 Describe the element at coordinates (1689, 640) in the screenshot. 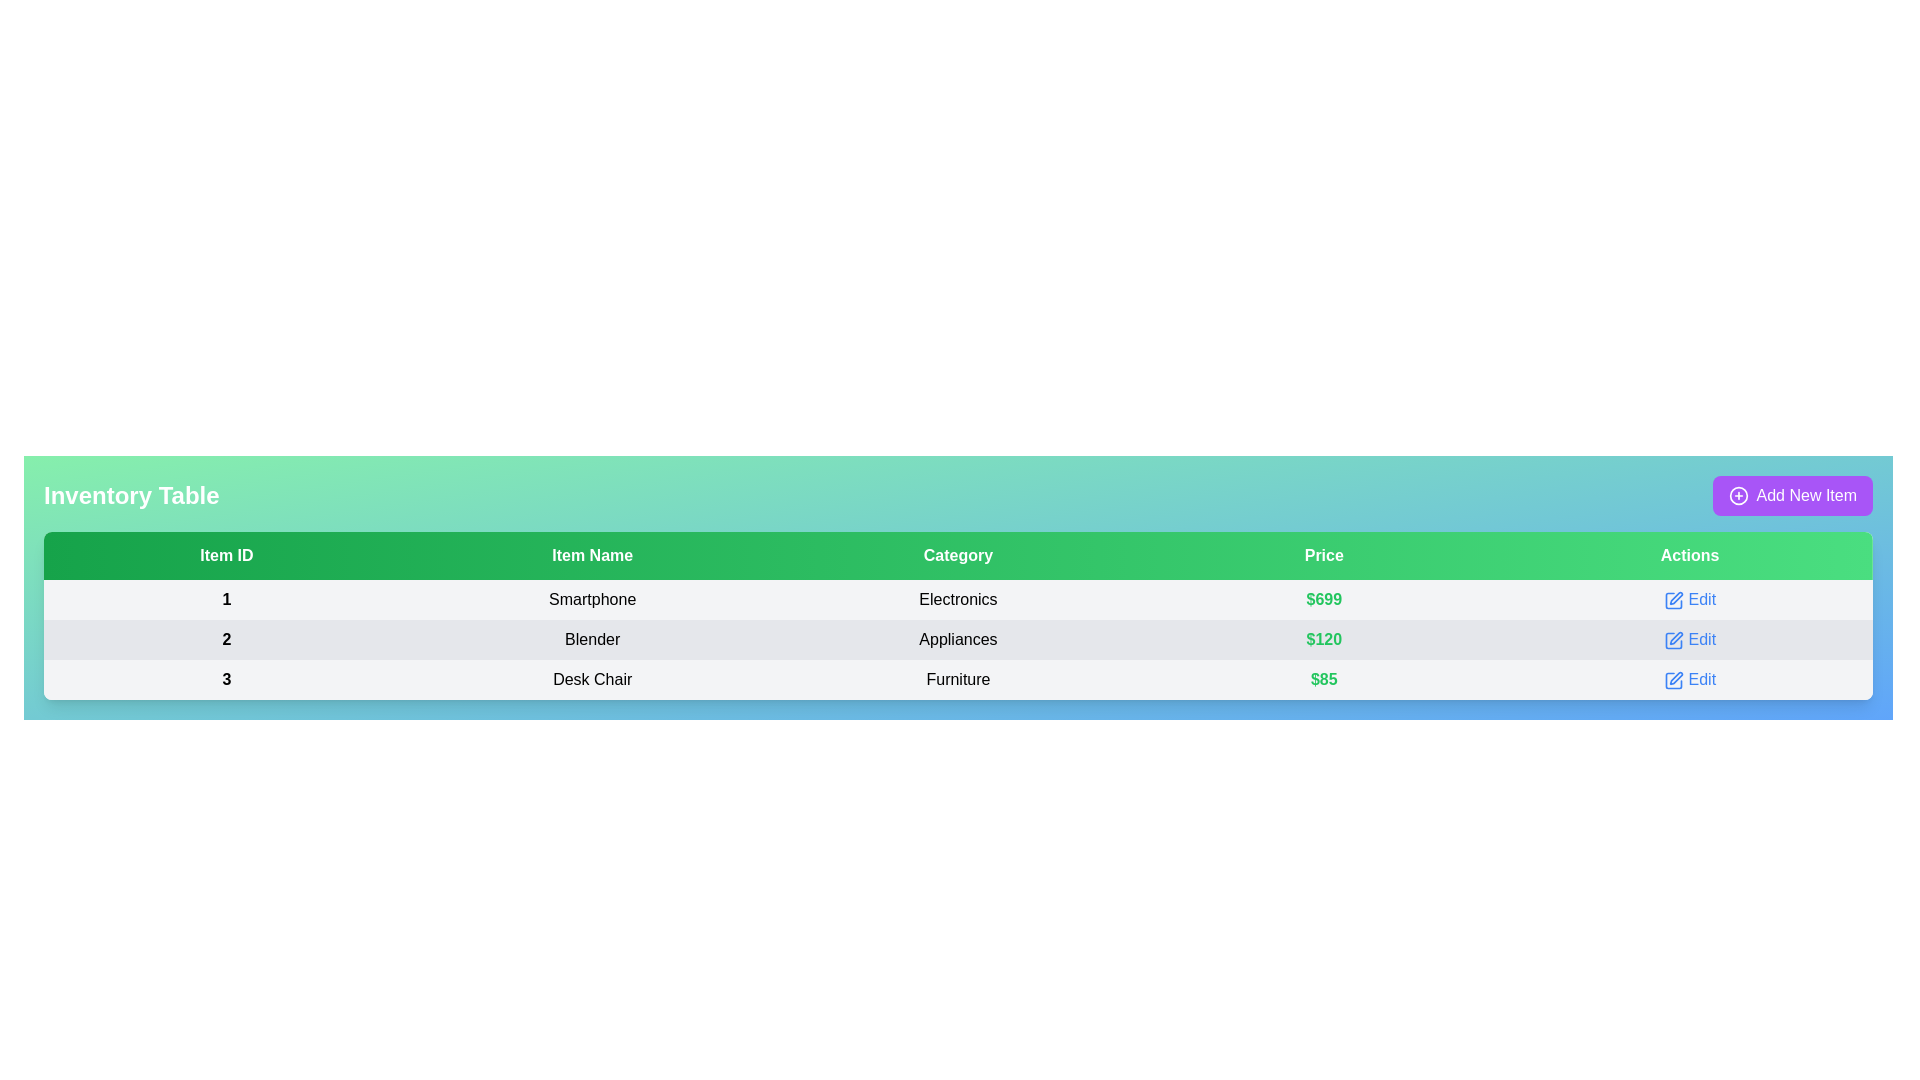

I see `the 'Edit' button in the 'Actions' column of the table for the item 'Blender' located in the second row` at that location.